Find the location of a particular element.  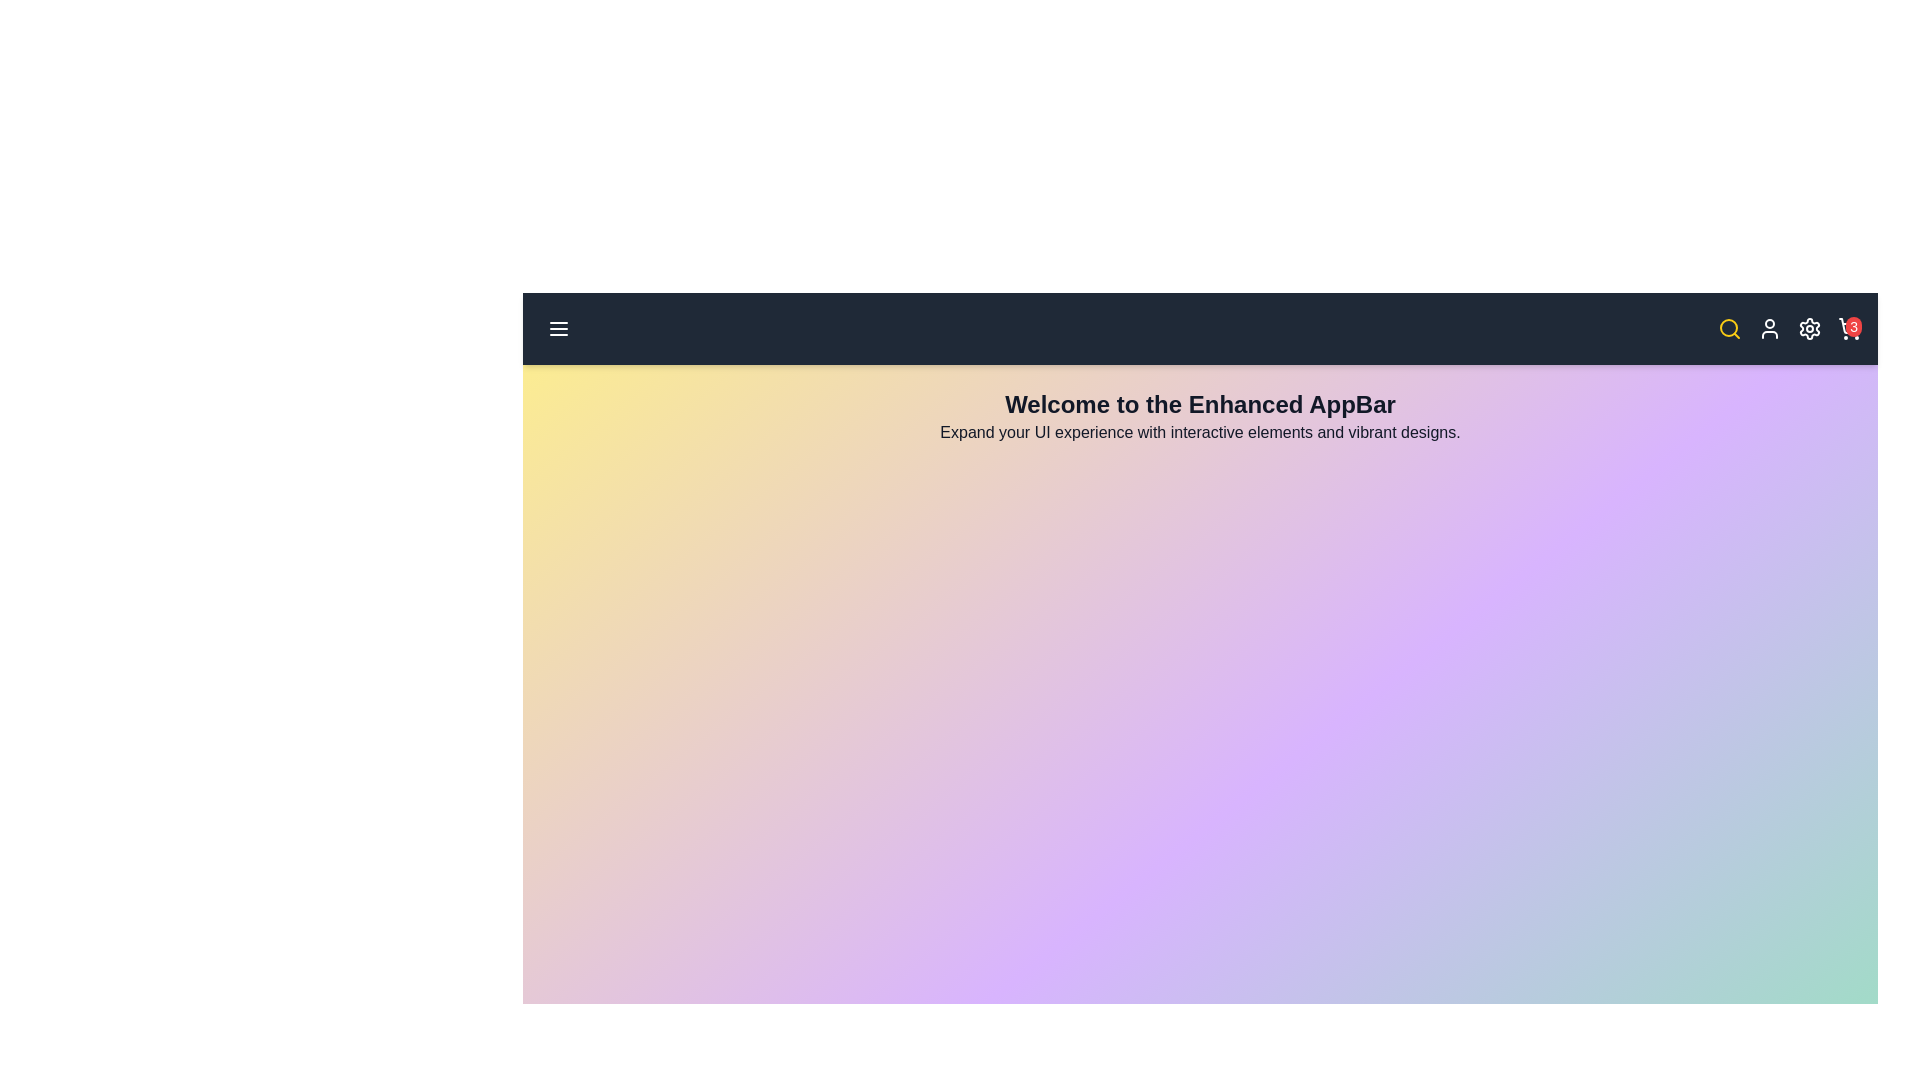

the settings icon to open the settings is located at coordinates (1809, 327).